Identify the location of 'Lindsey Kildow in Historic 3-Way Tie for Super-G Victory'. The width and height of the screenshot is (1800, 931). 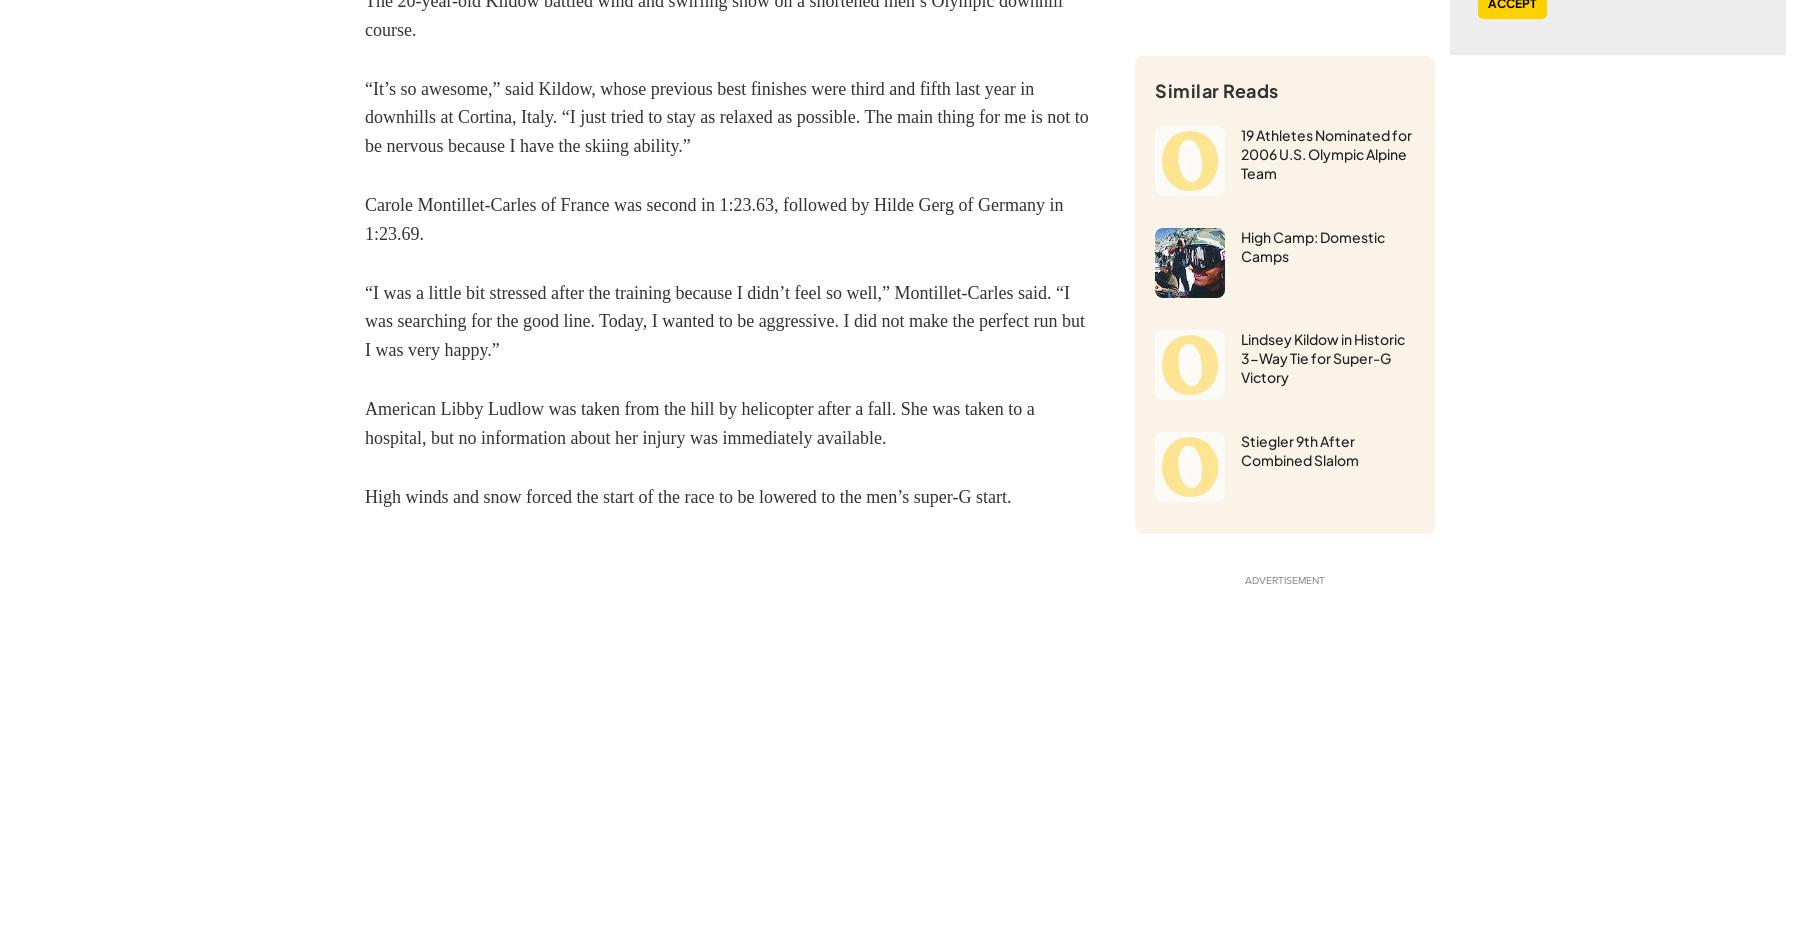
(1323, 357).